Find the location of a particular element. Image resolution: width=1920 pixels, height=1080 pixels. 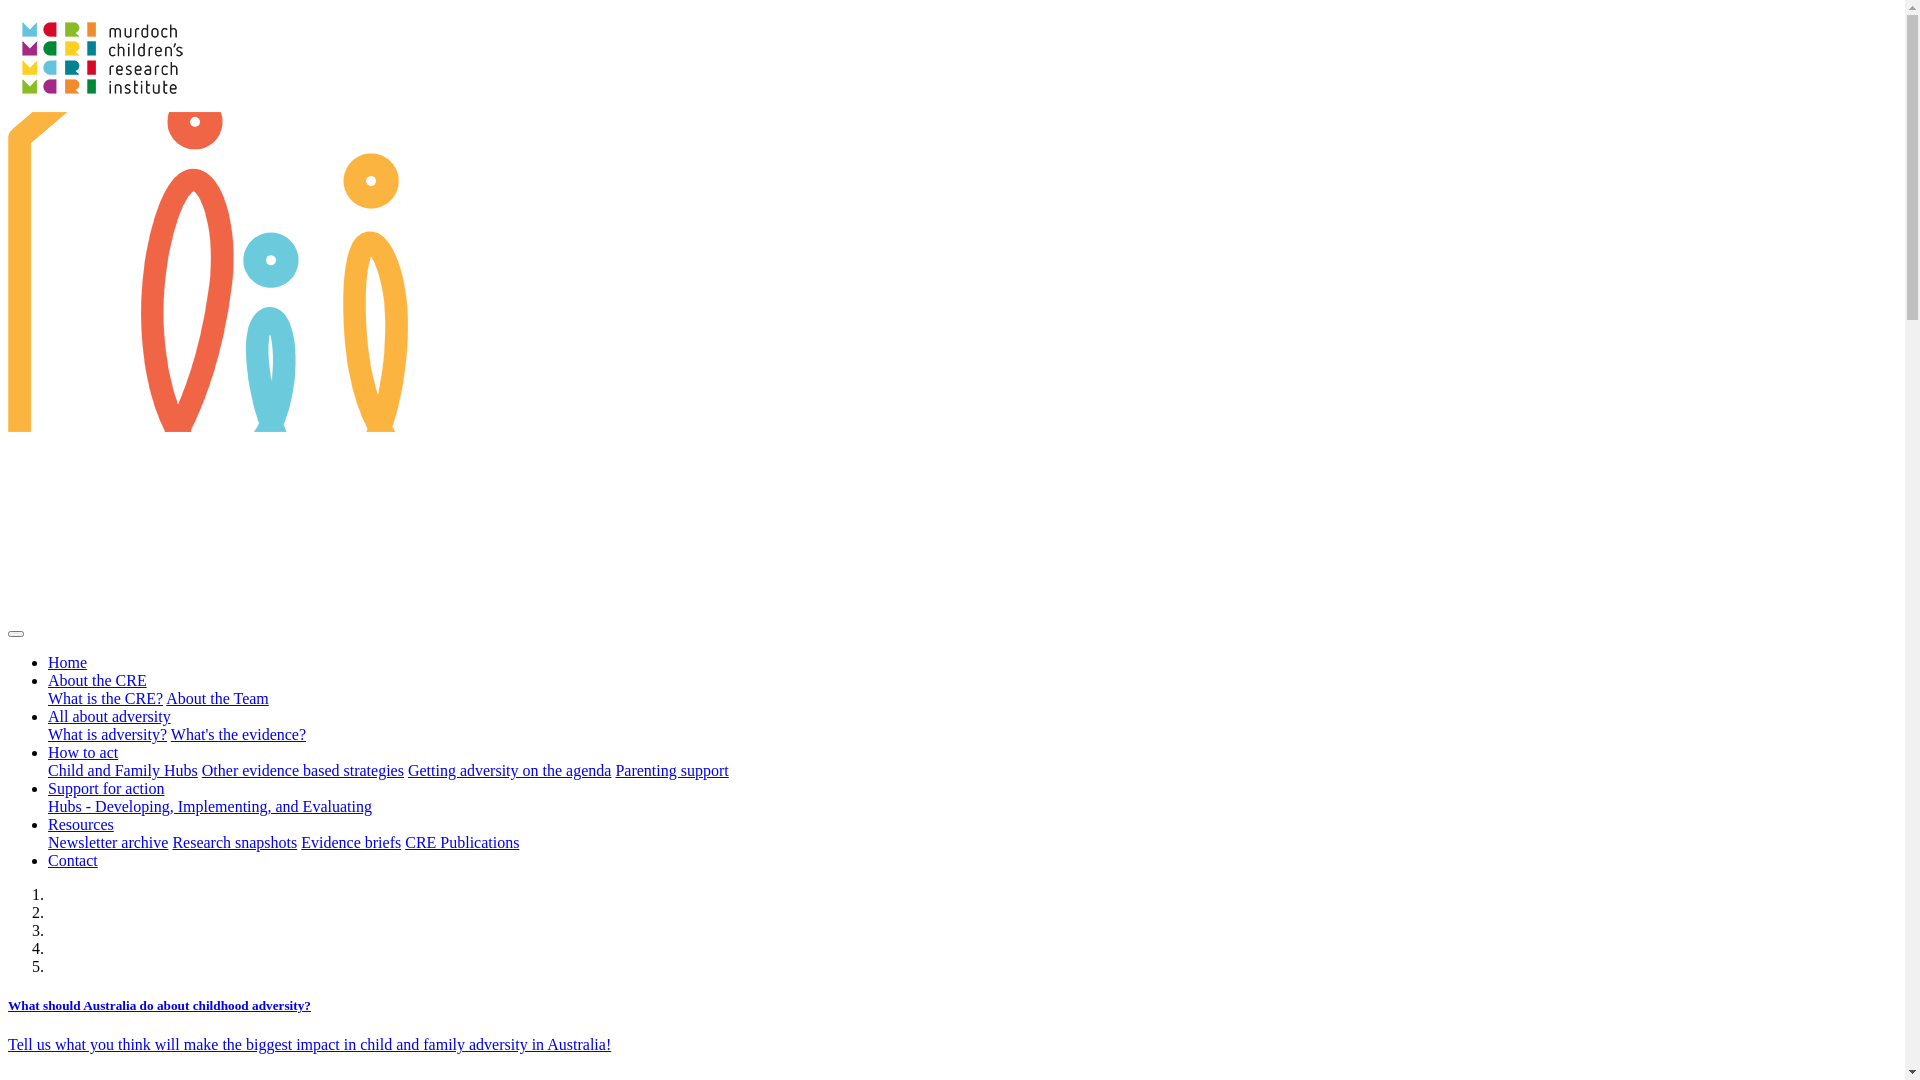

'About the CRE' is located at coordinates (96, 679).